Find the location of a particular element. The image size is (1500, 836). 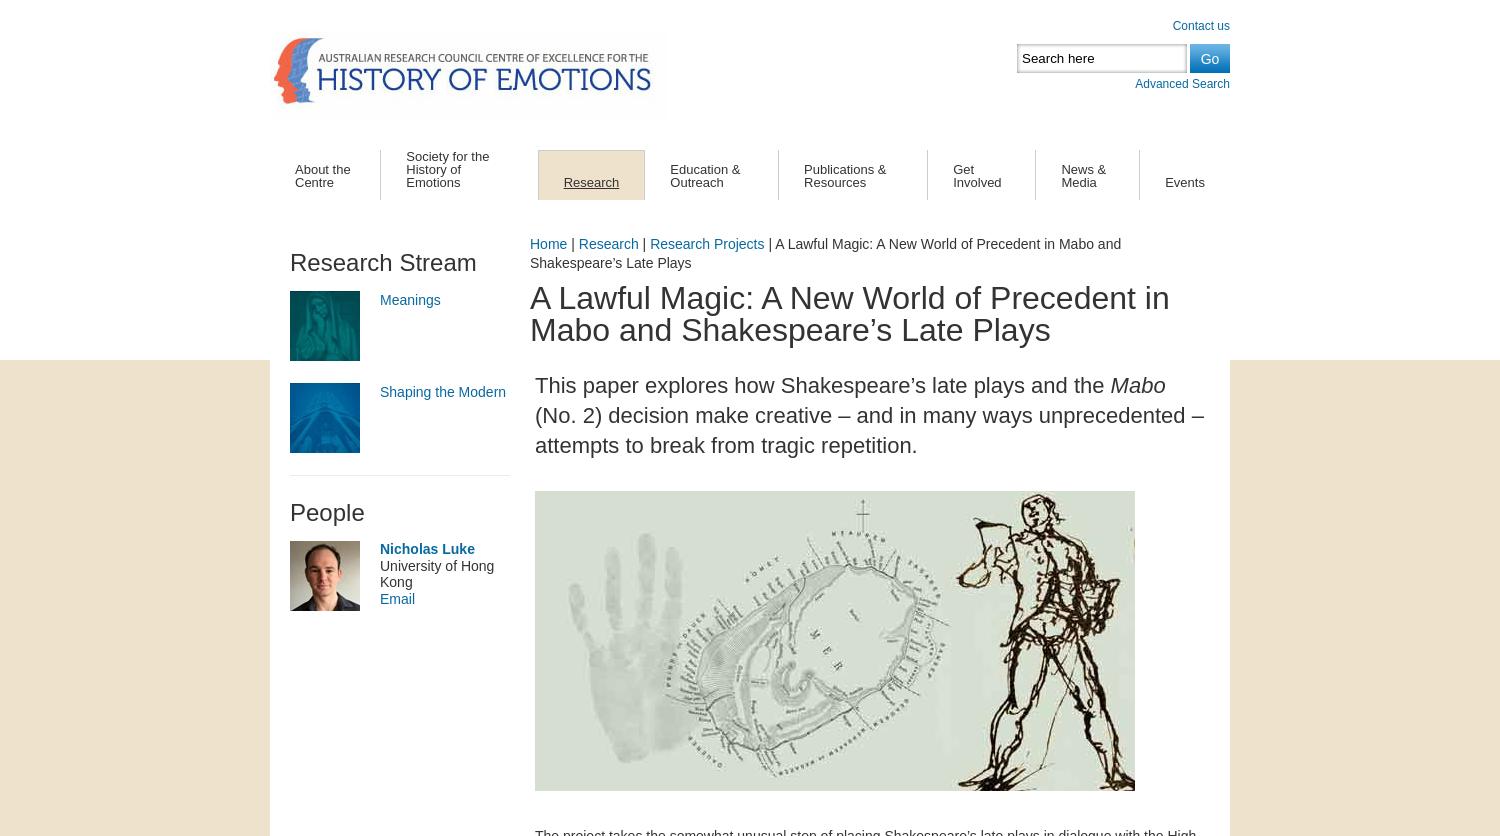

'University of Hong Kong' is located at coordinates (436, 572).